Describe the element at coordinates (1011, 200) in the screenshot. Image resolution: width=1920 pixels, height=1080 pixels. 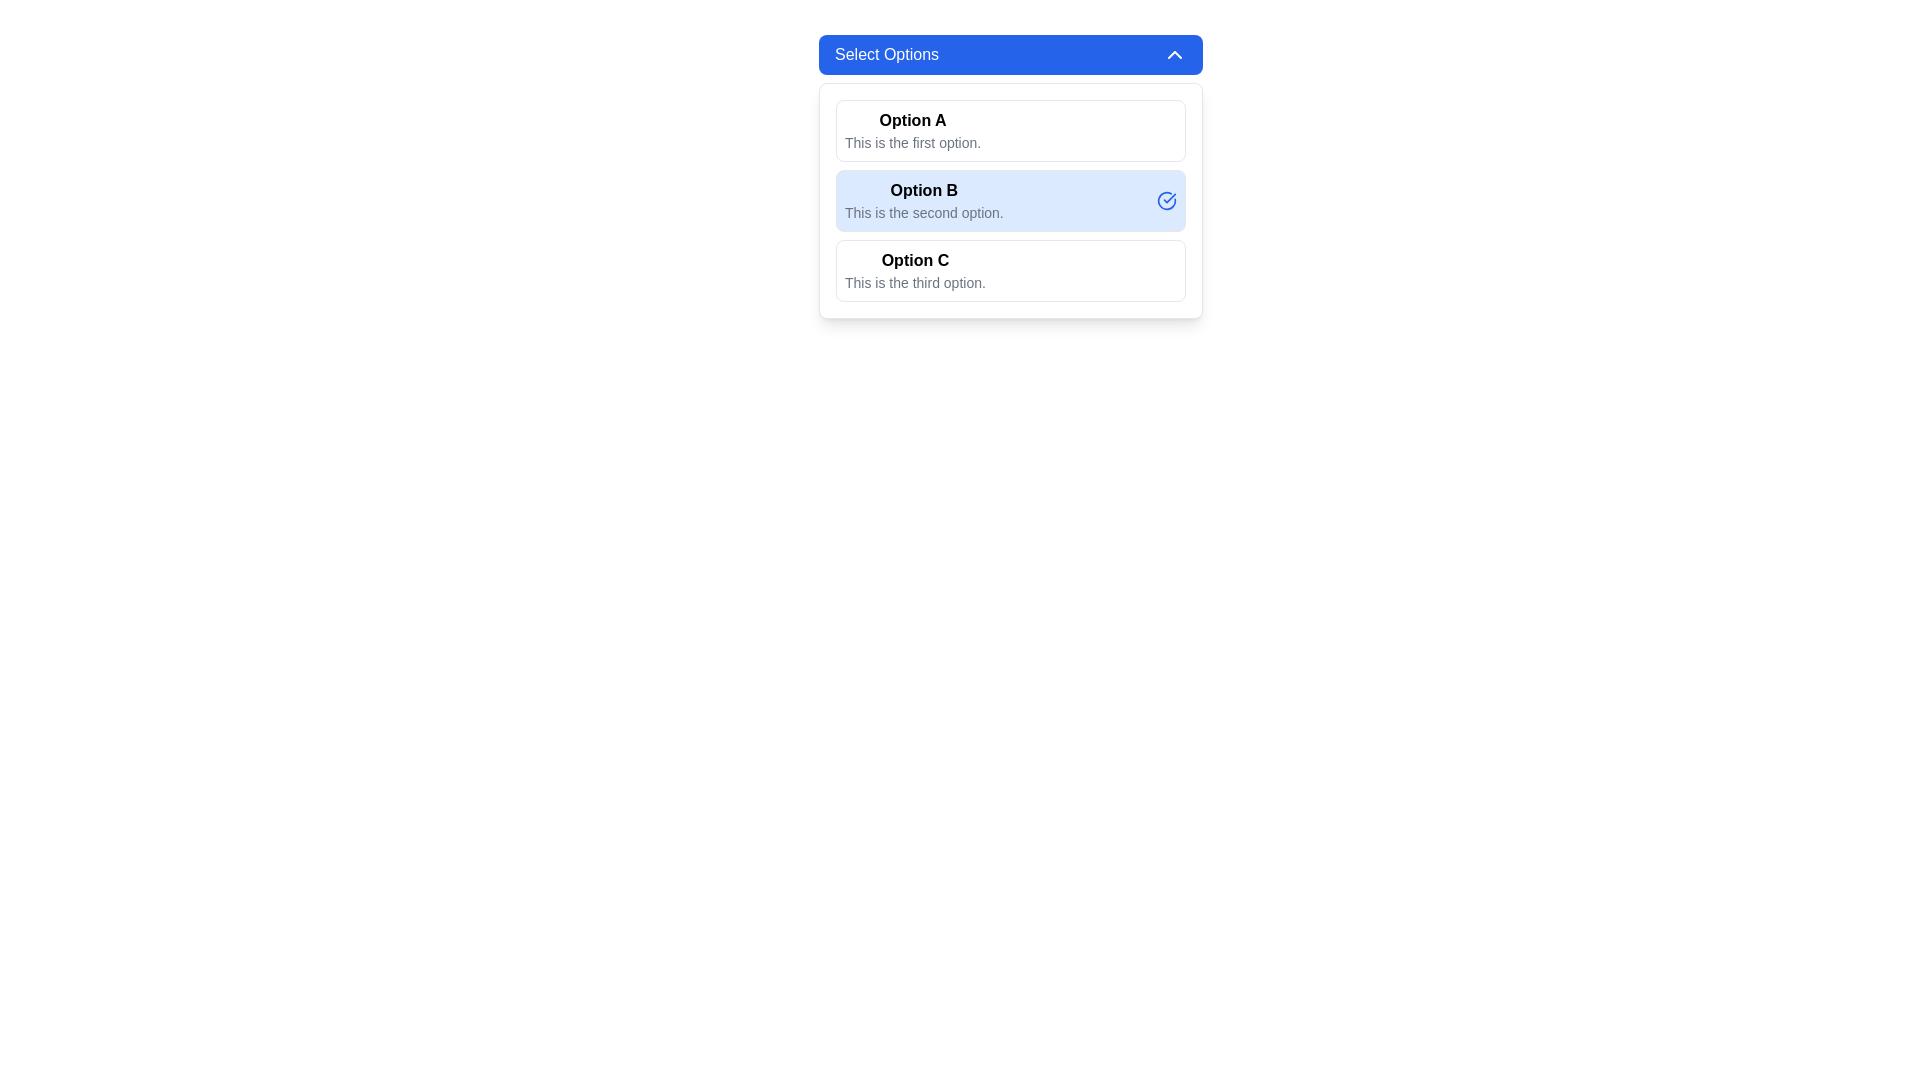
I see `to select the second item in the 'Select Options' dropdown menu, which highlights it as the current choice` at that location.